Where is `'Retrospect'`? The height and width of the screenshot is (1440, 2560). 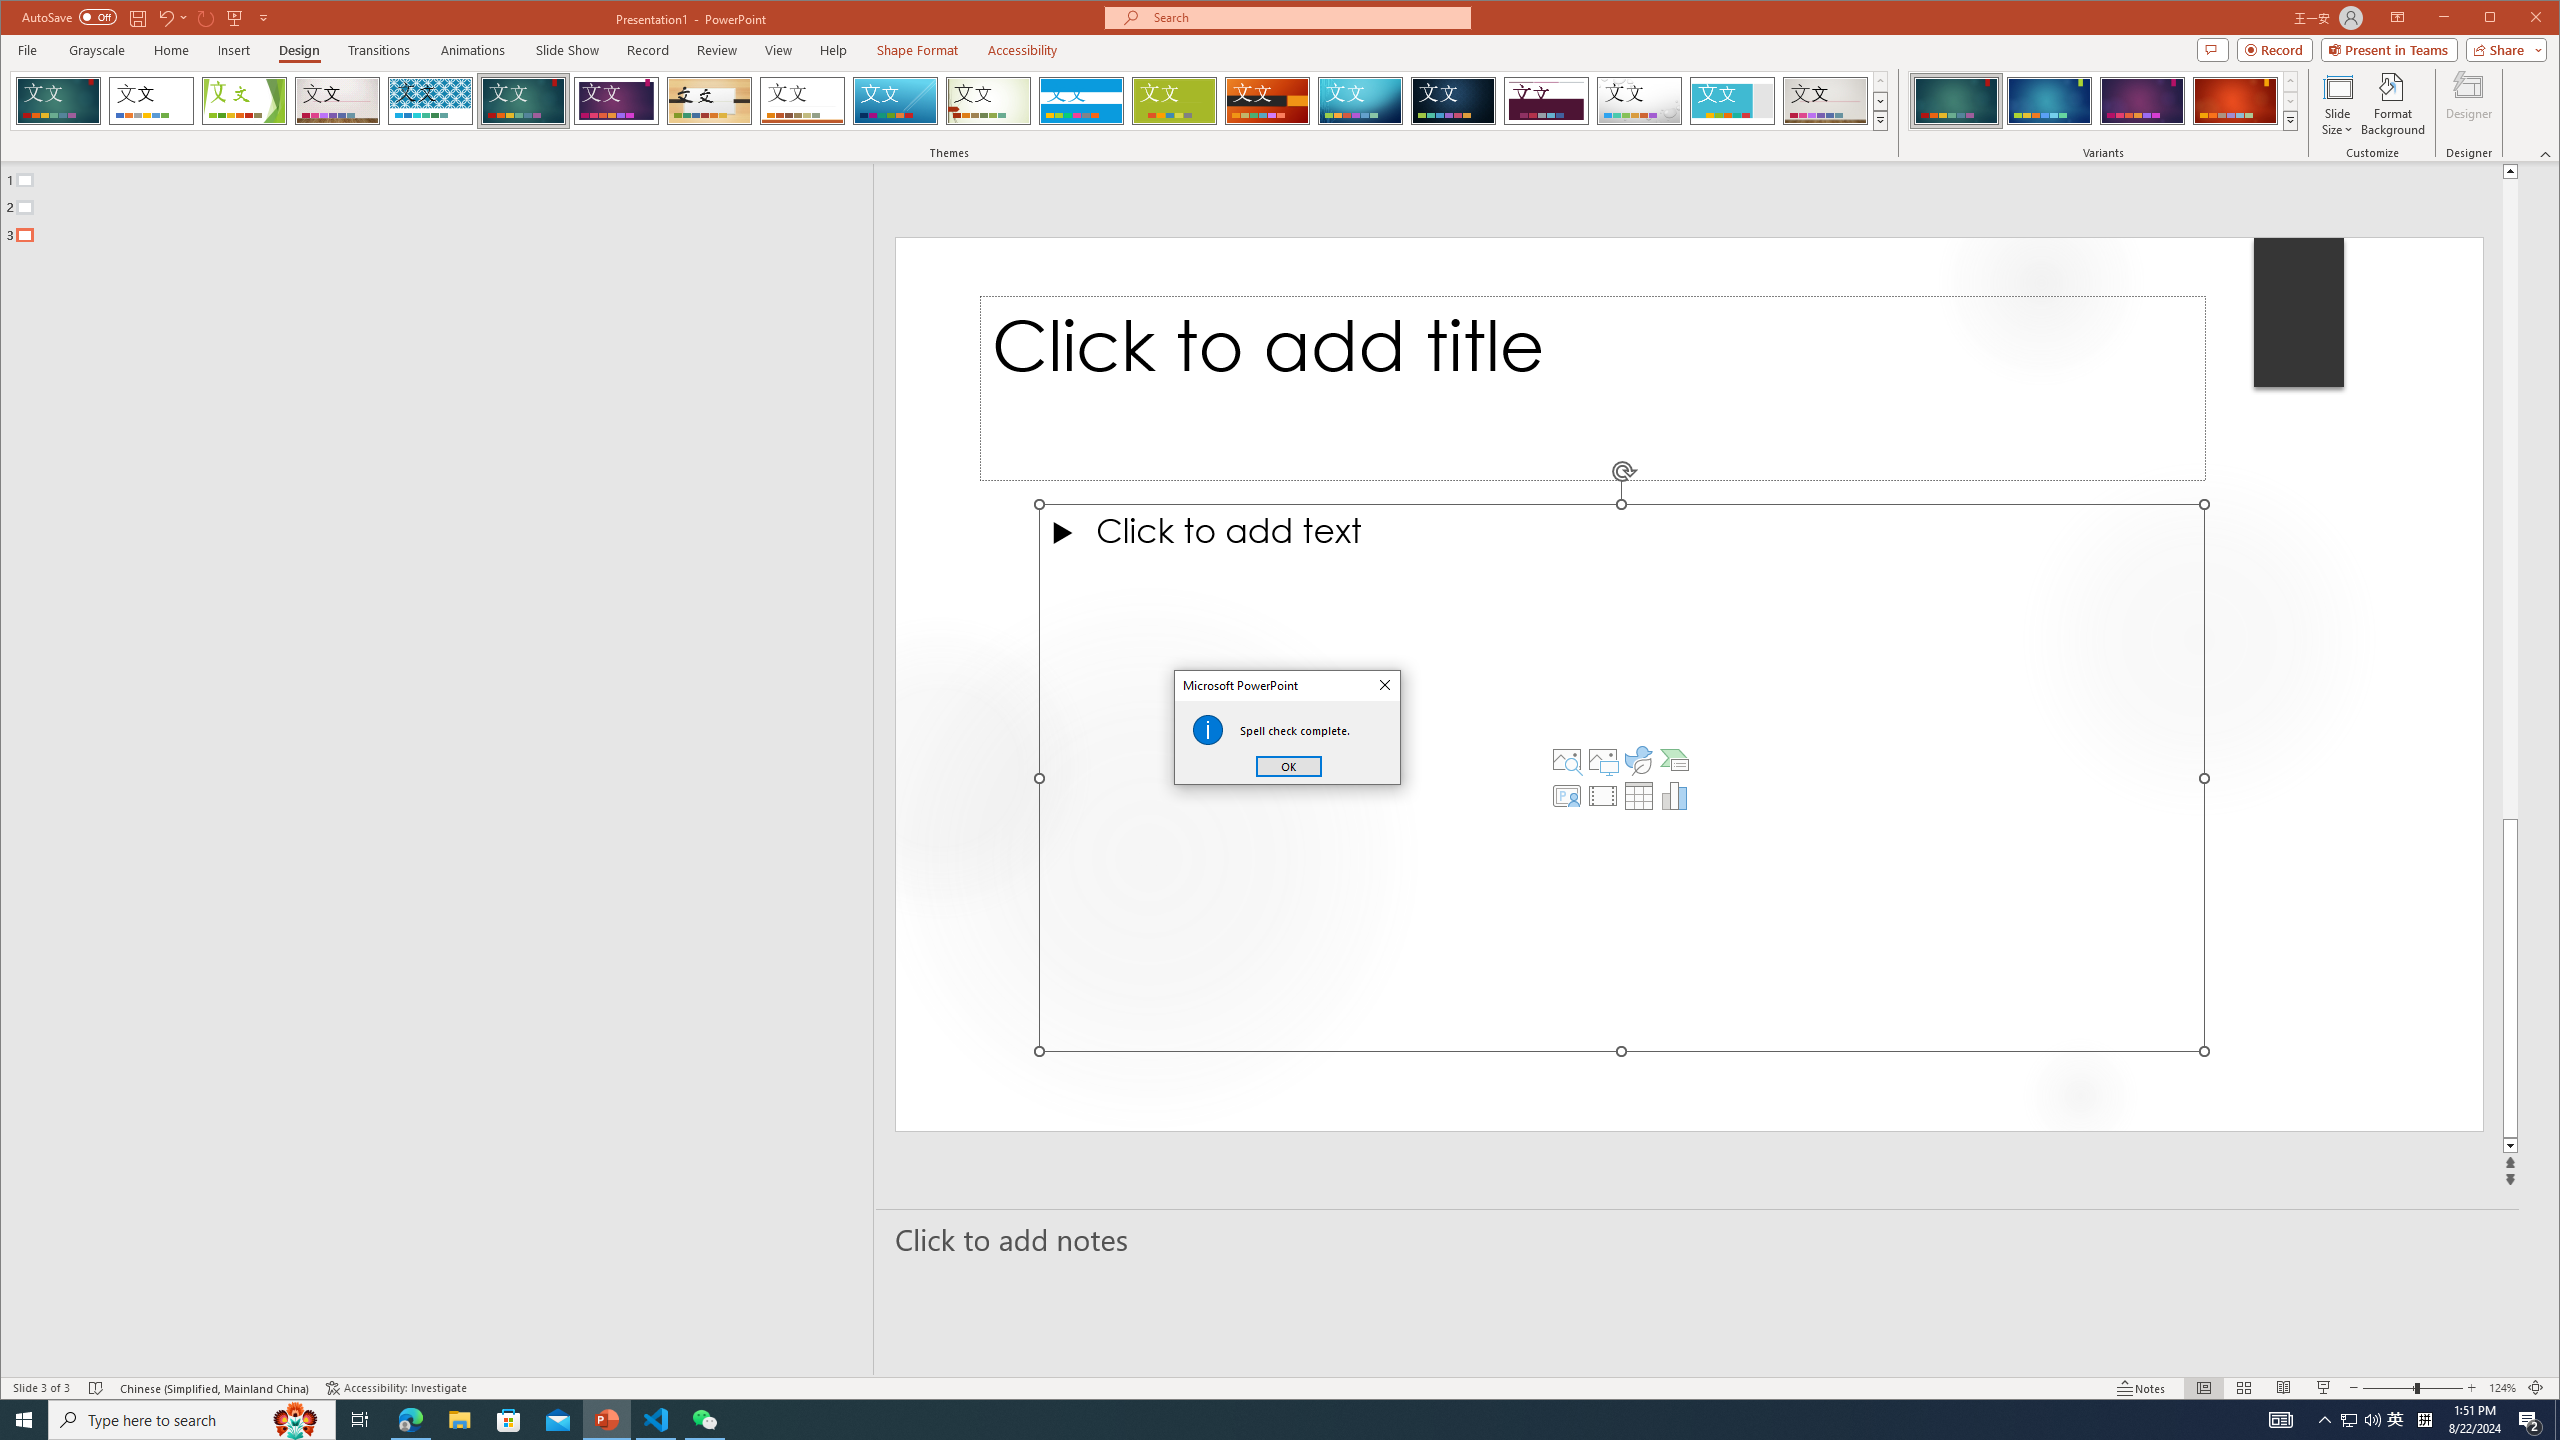
'Retrospect' is located at coordinates (802, 100).